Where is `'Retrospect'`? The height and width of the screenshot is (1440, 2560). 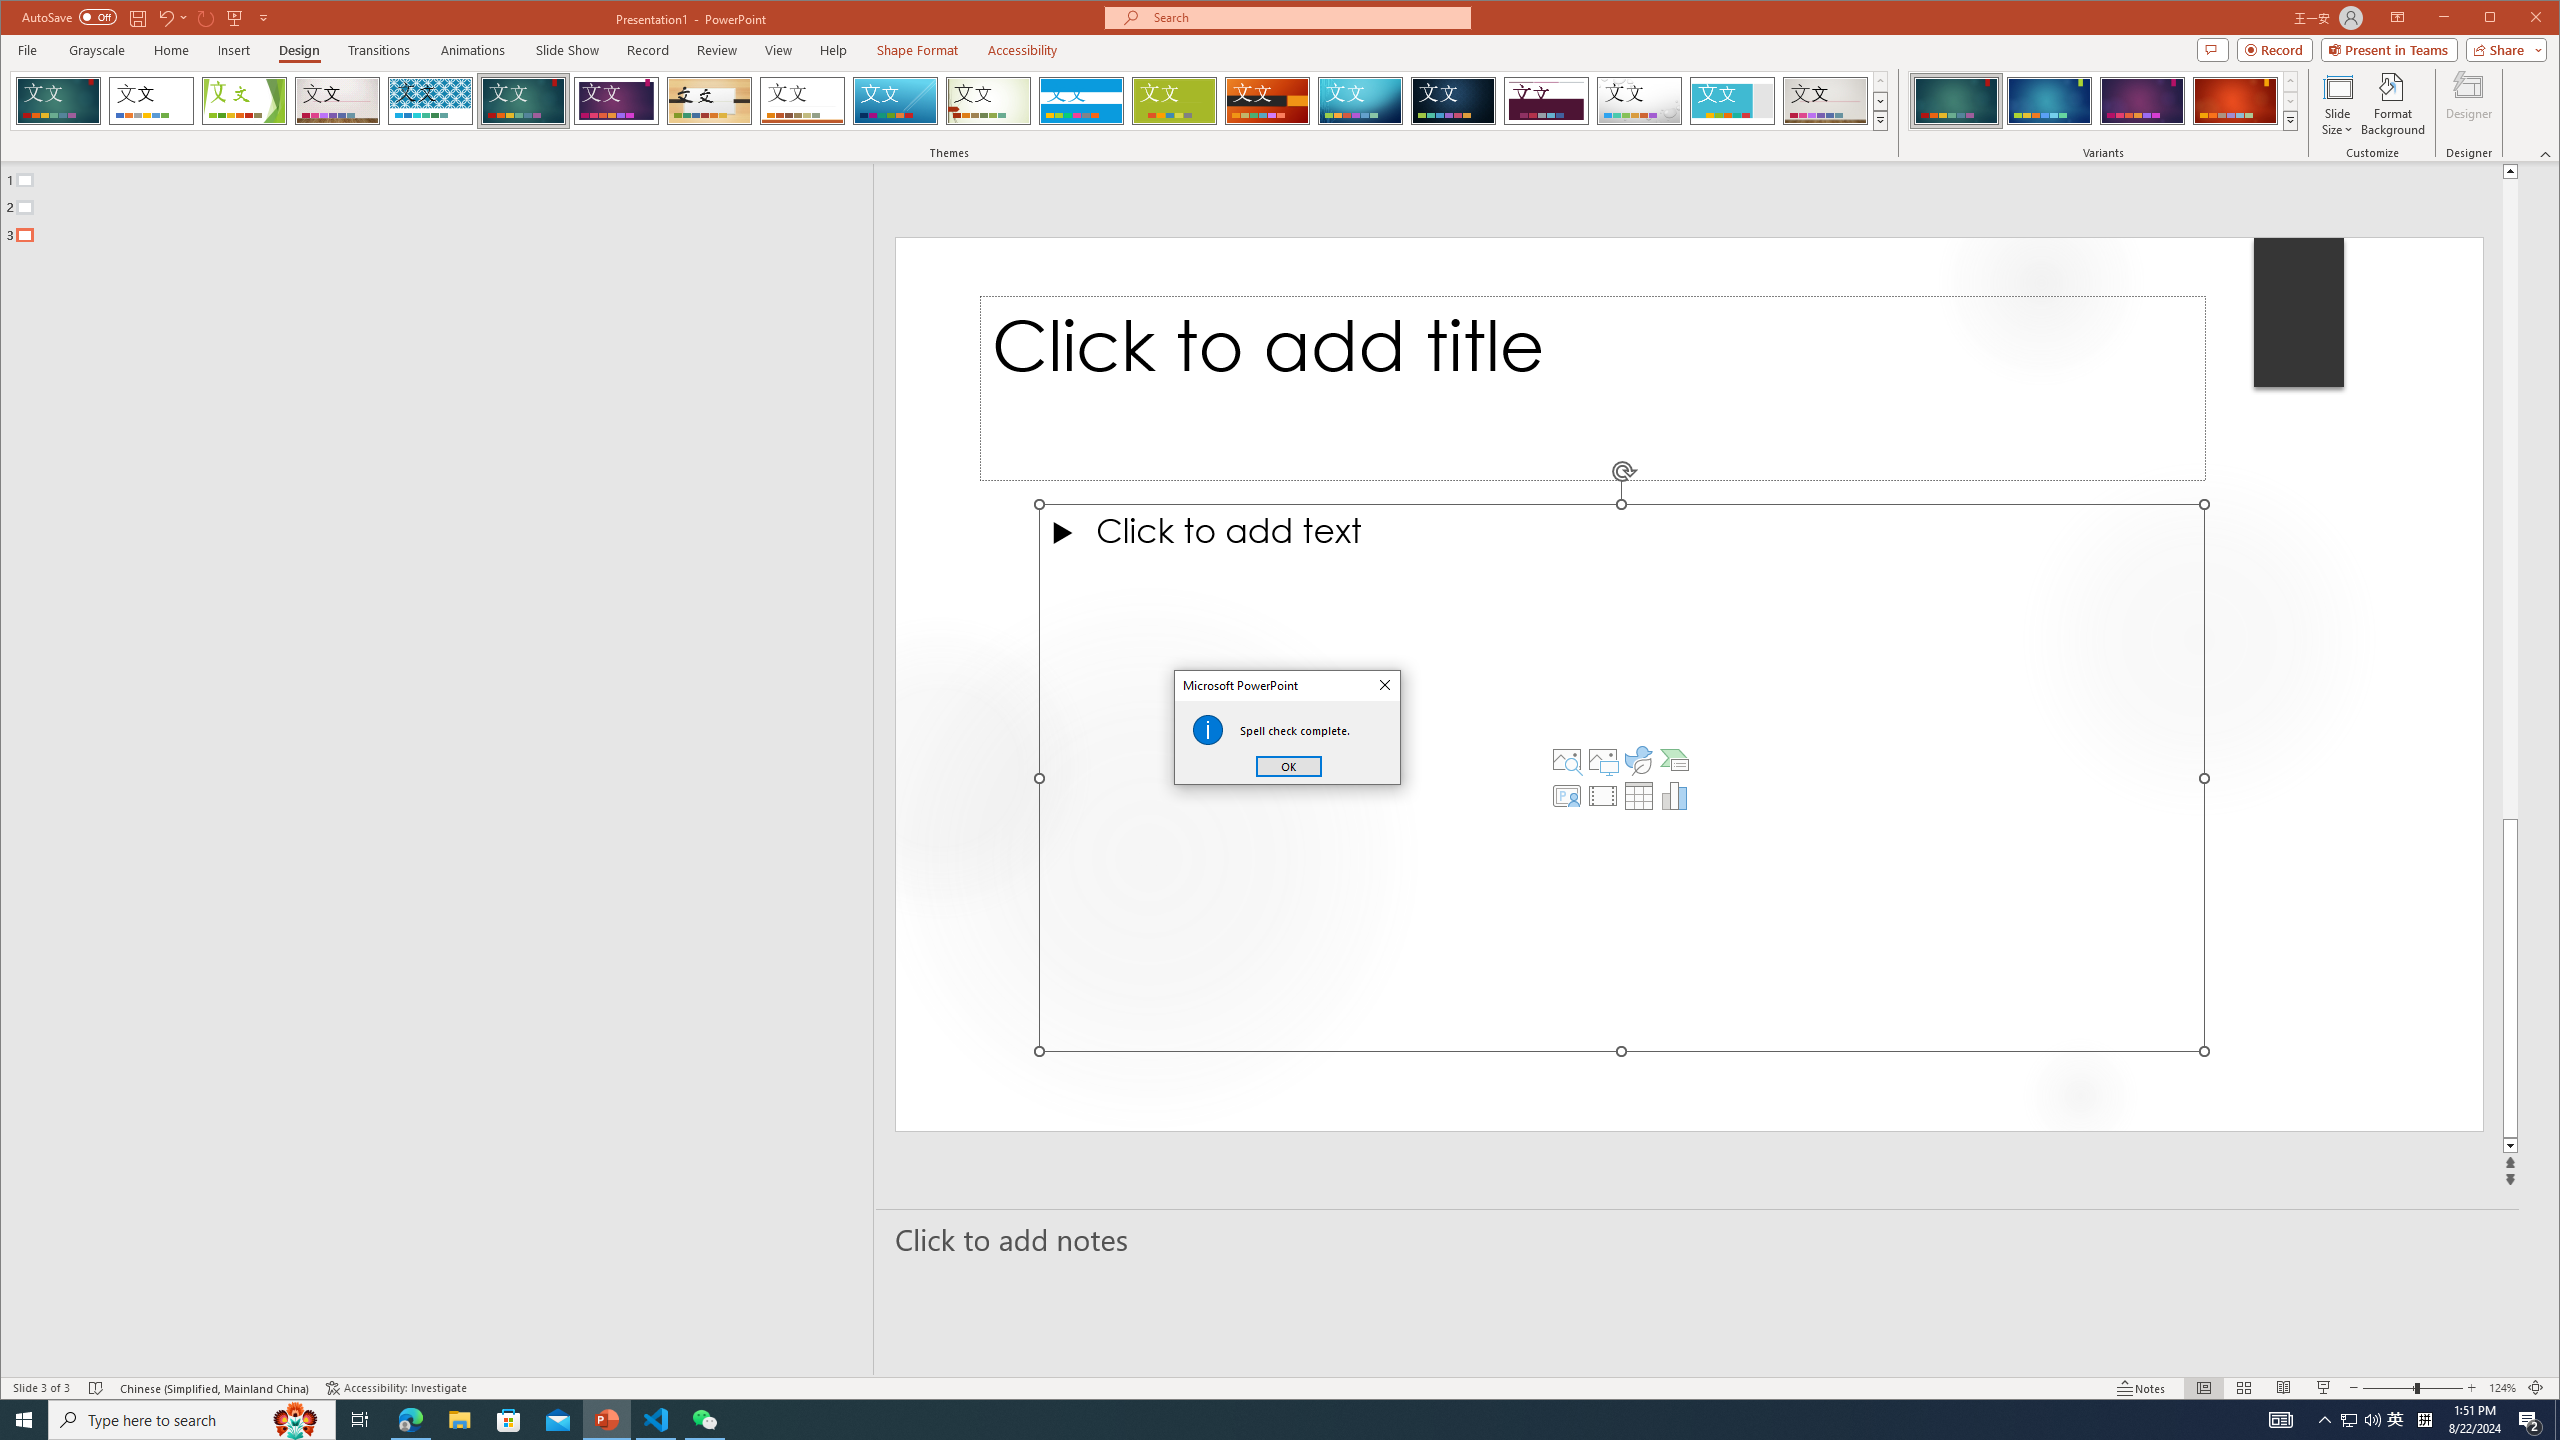
'Retrospect' is located at coordinates (802, 100).